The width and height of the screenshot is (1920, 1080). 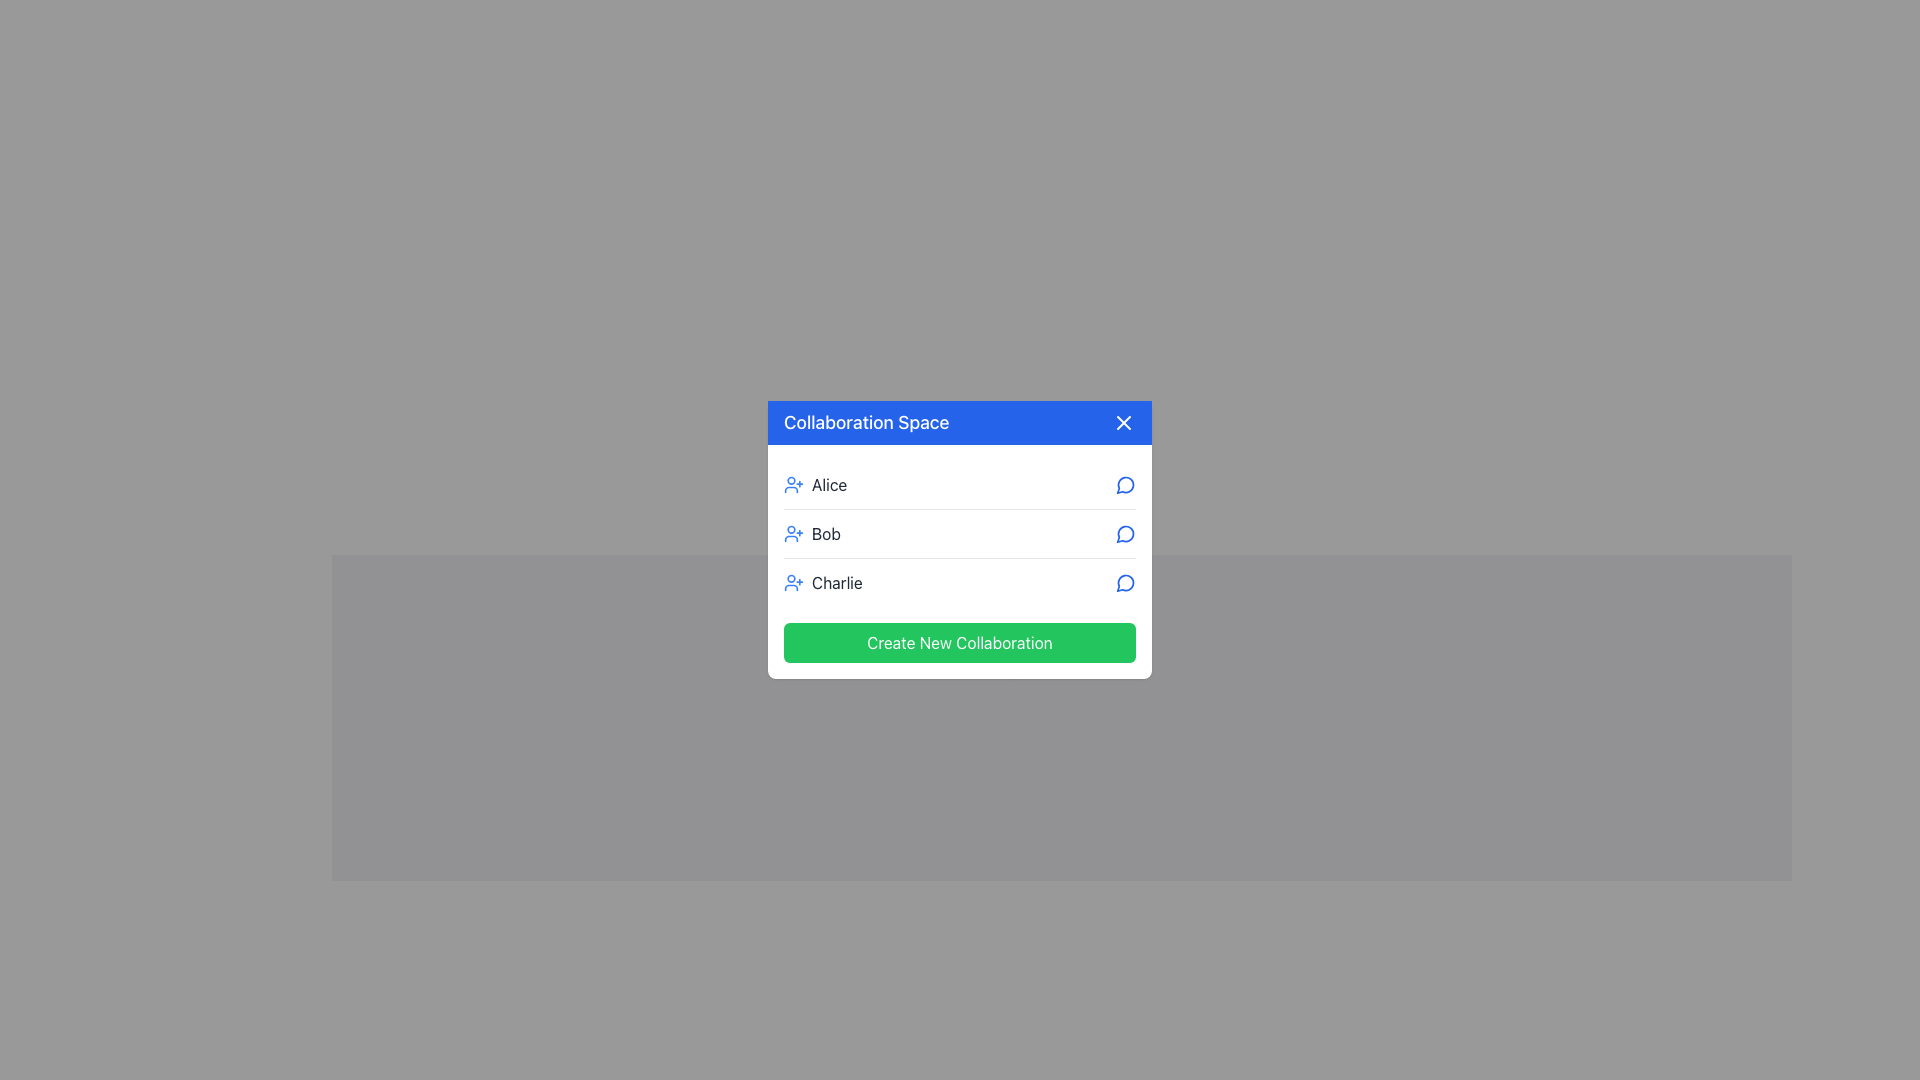 I want to click on the text label displaying 'Charlie' in dark gray font within the 'Collaboration Space' dialog box, so click(x=837, y=582).